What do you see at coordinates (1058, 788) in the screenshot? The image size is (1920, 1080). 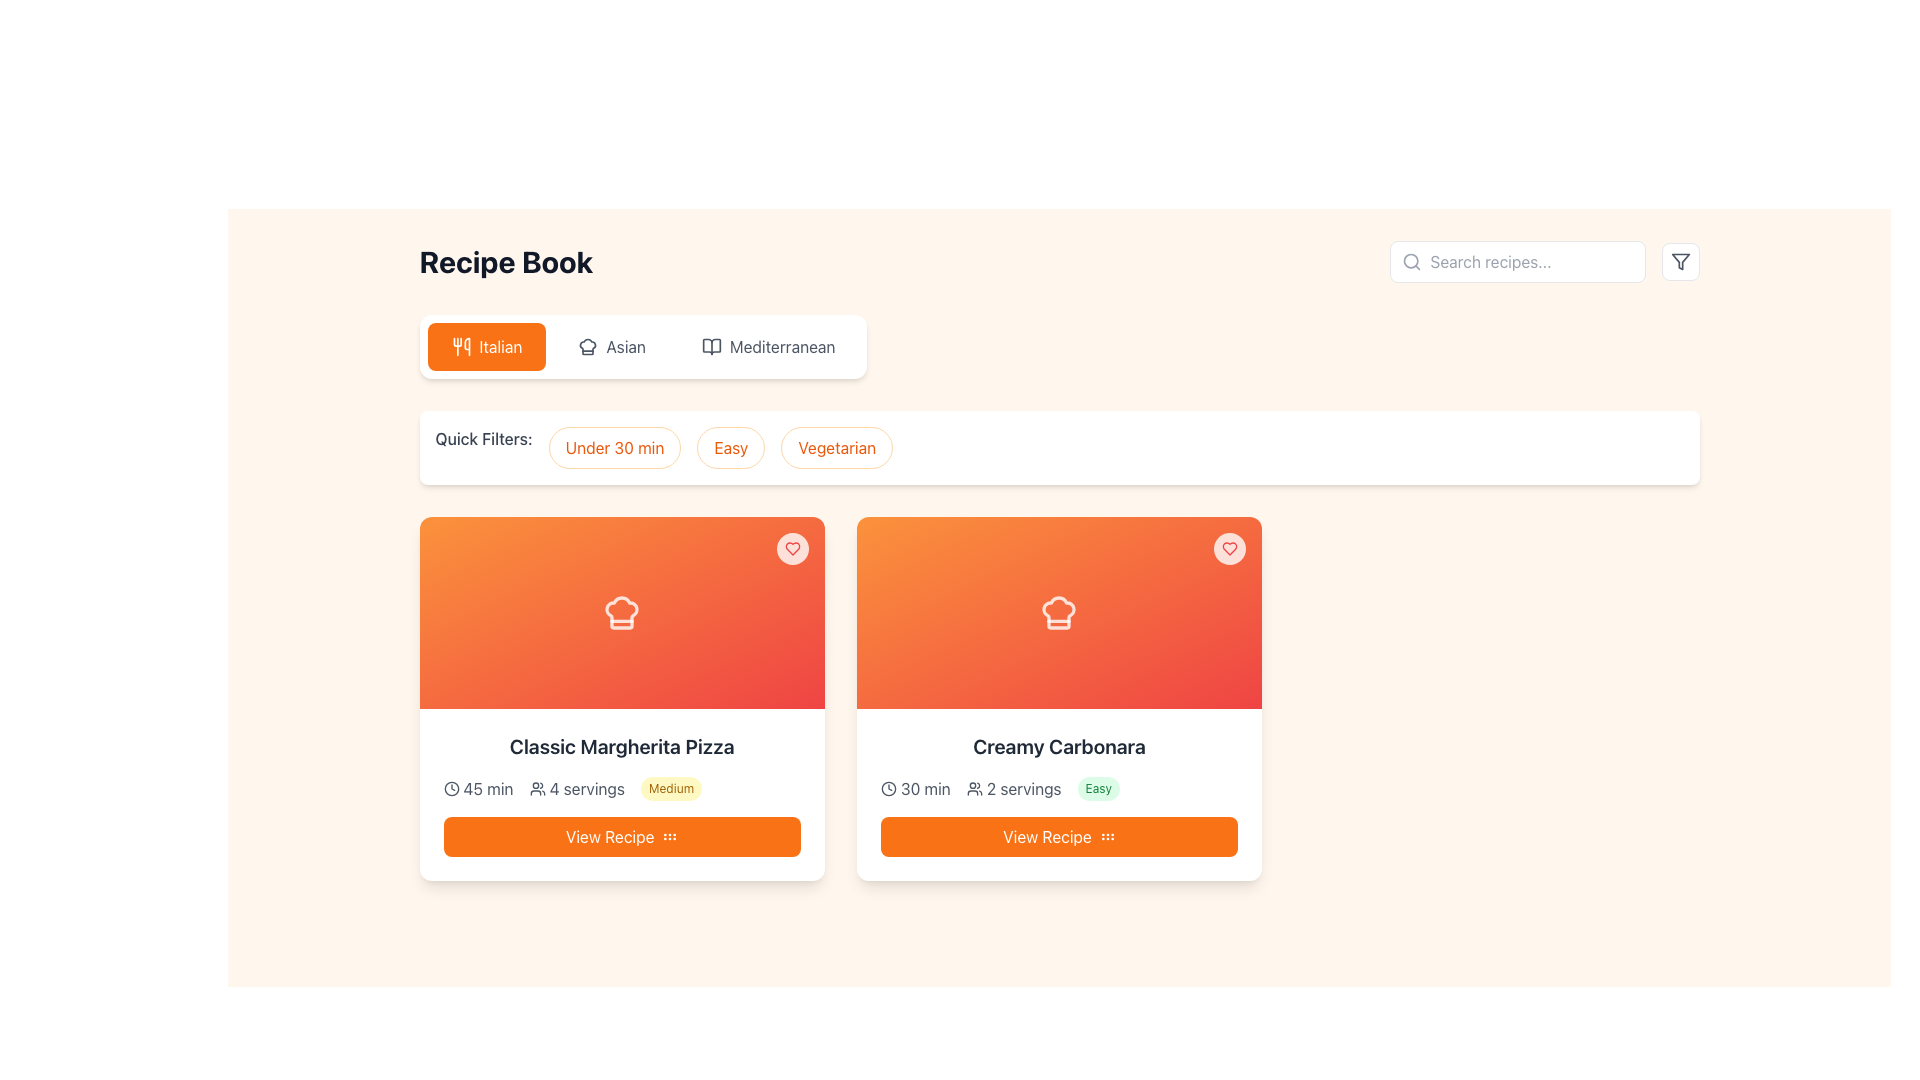 I see `the hidden interactions associated with the Label group displaying recipe properties for 'Creamy Carbonara', located below the recipe title and above the 'View Recipe' button` at bounding box center [1058, 788].